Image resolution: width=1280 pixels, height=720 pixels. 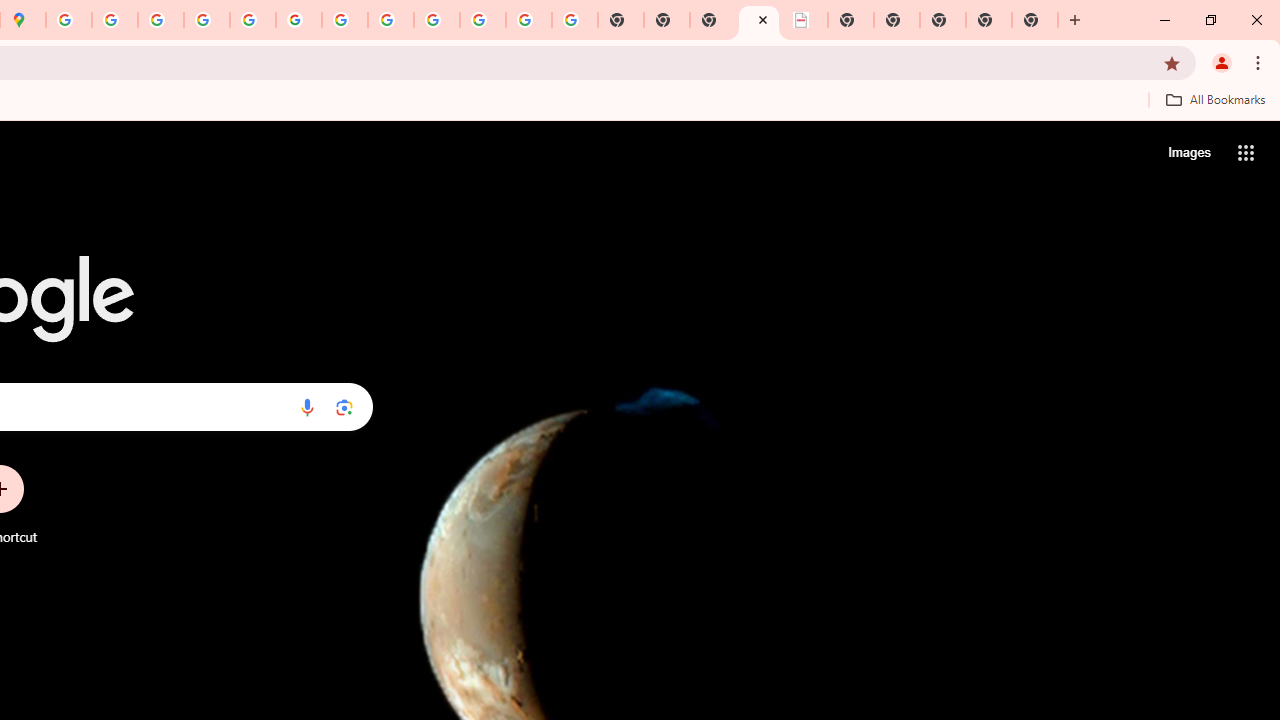 I want to click on 'New Tab', so click(x=1035, y=20).